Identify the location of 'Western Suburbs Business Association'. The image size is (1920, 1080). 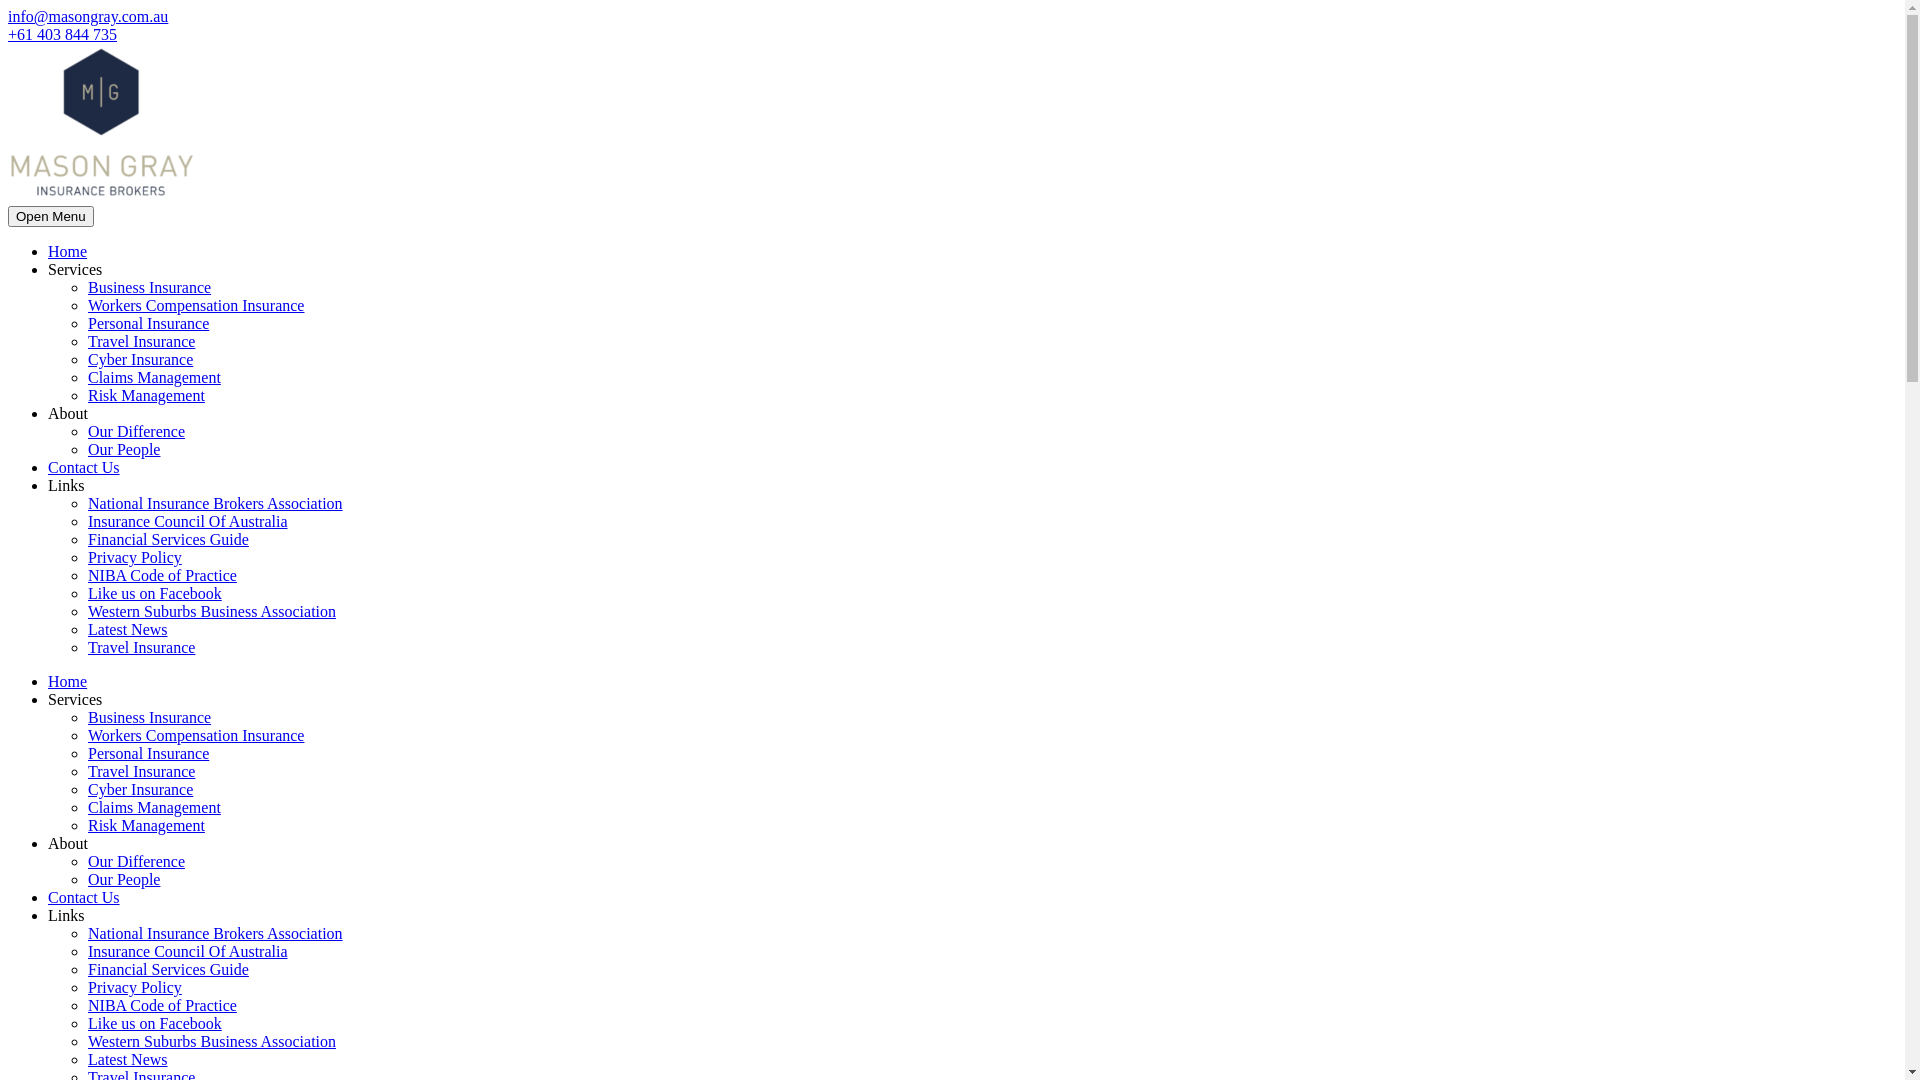
(211, 1040).